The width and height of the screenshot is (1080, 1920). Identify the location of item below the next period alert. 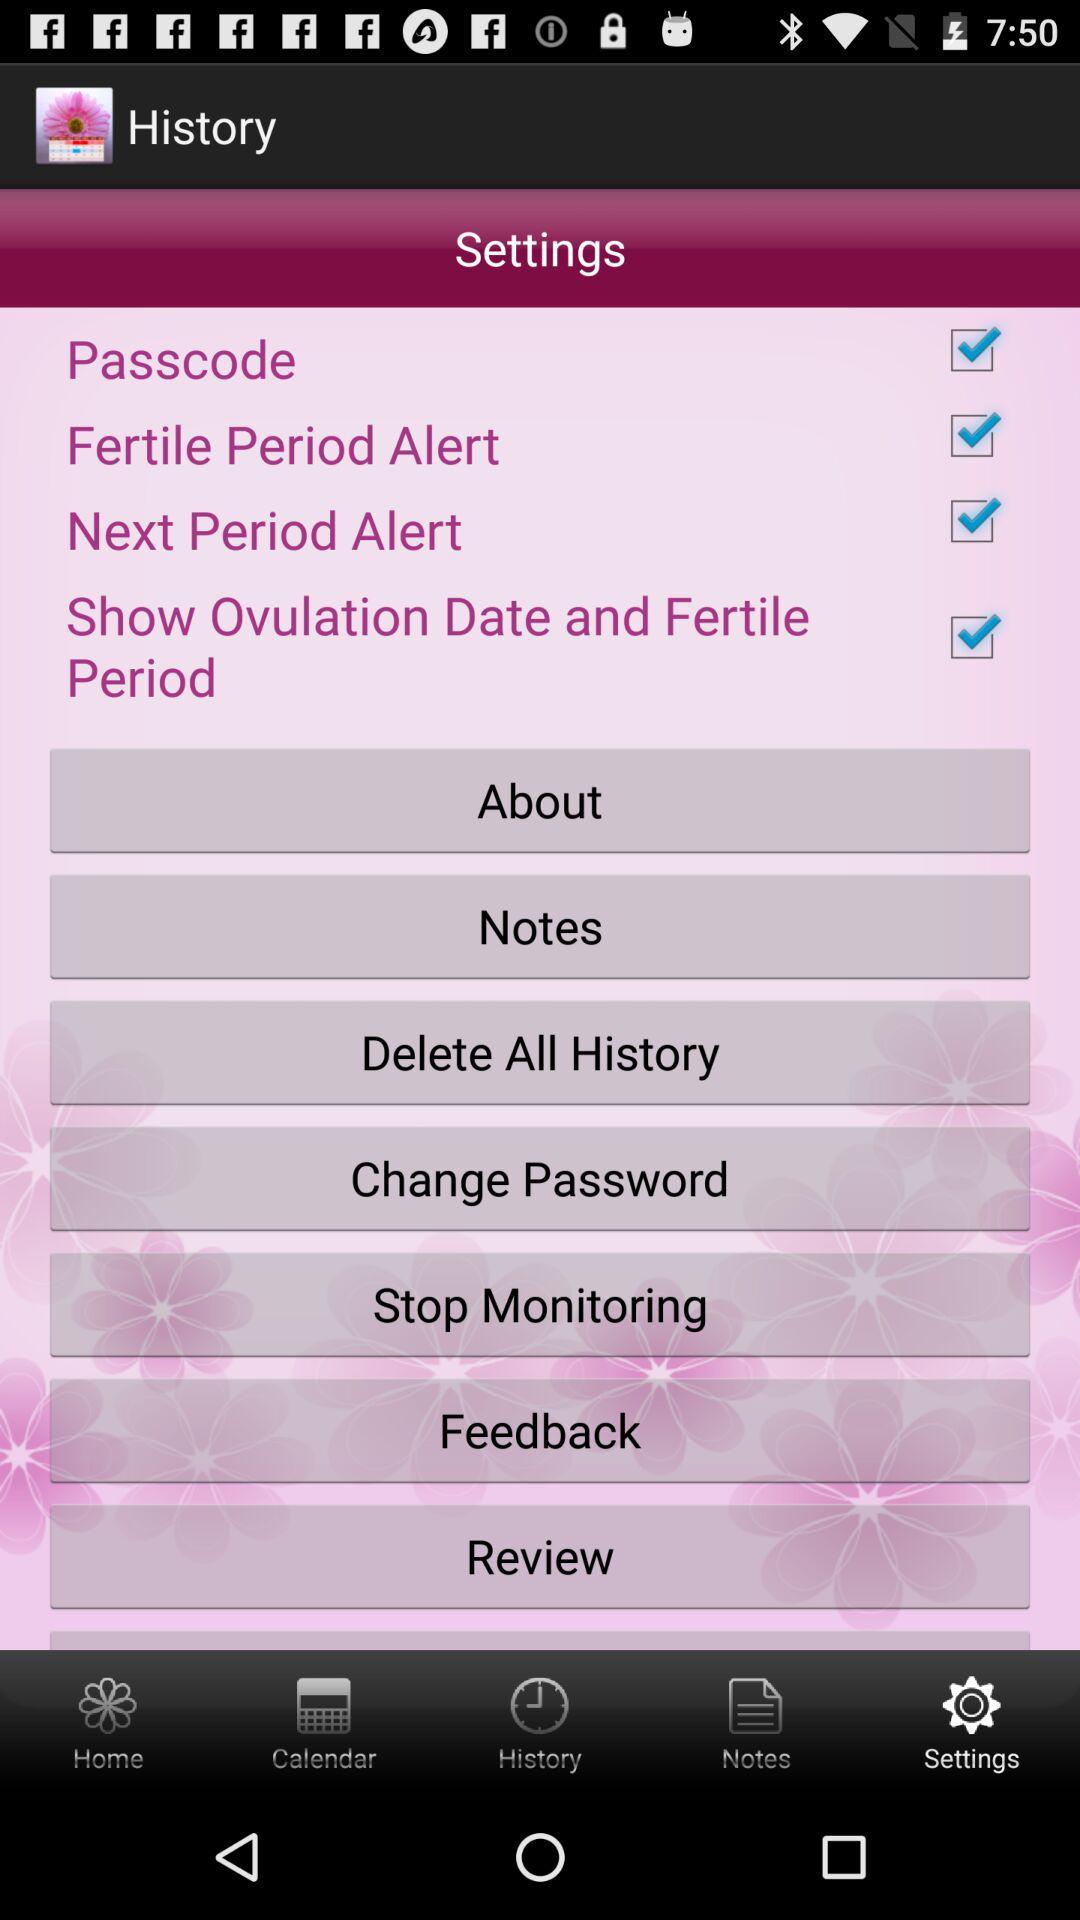
(540, 636).